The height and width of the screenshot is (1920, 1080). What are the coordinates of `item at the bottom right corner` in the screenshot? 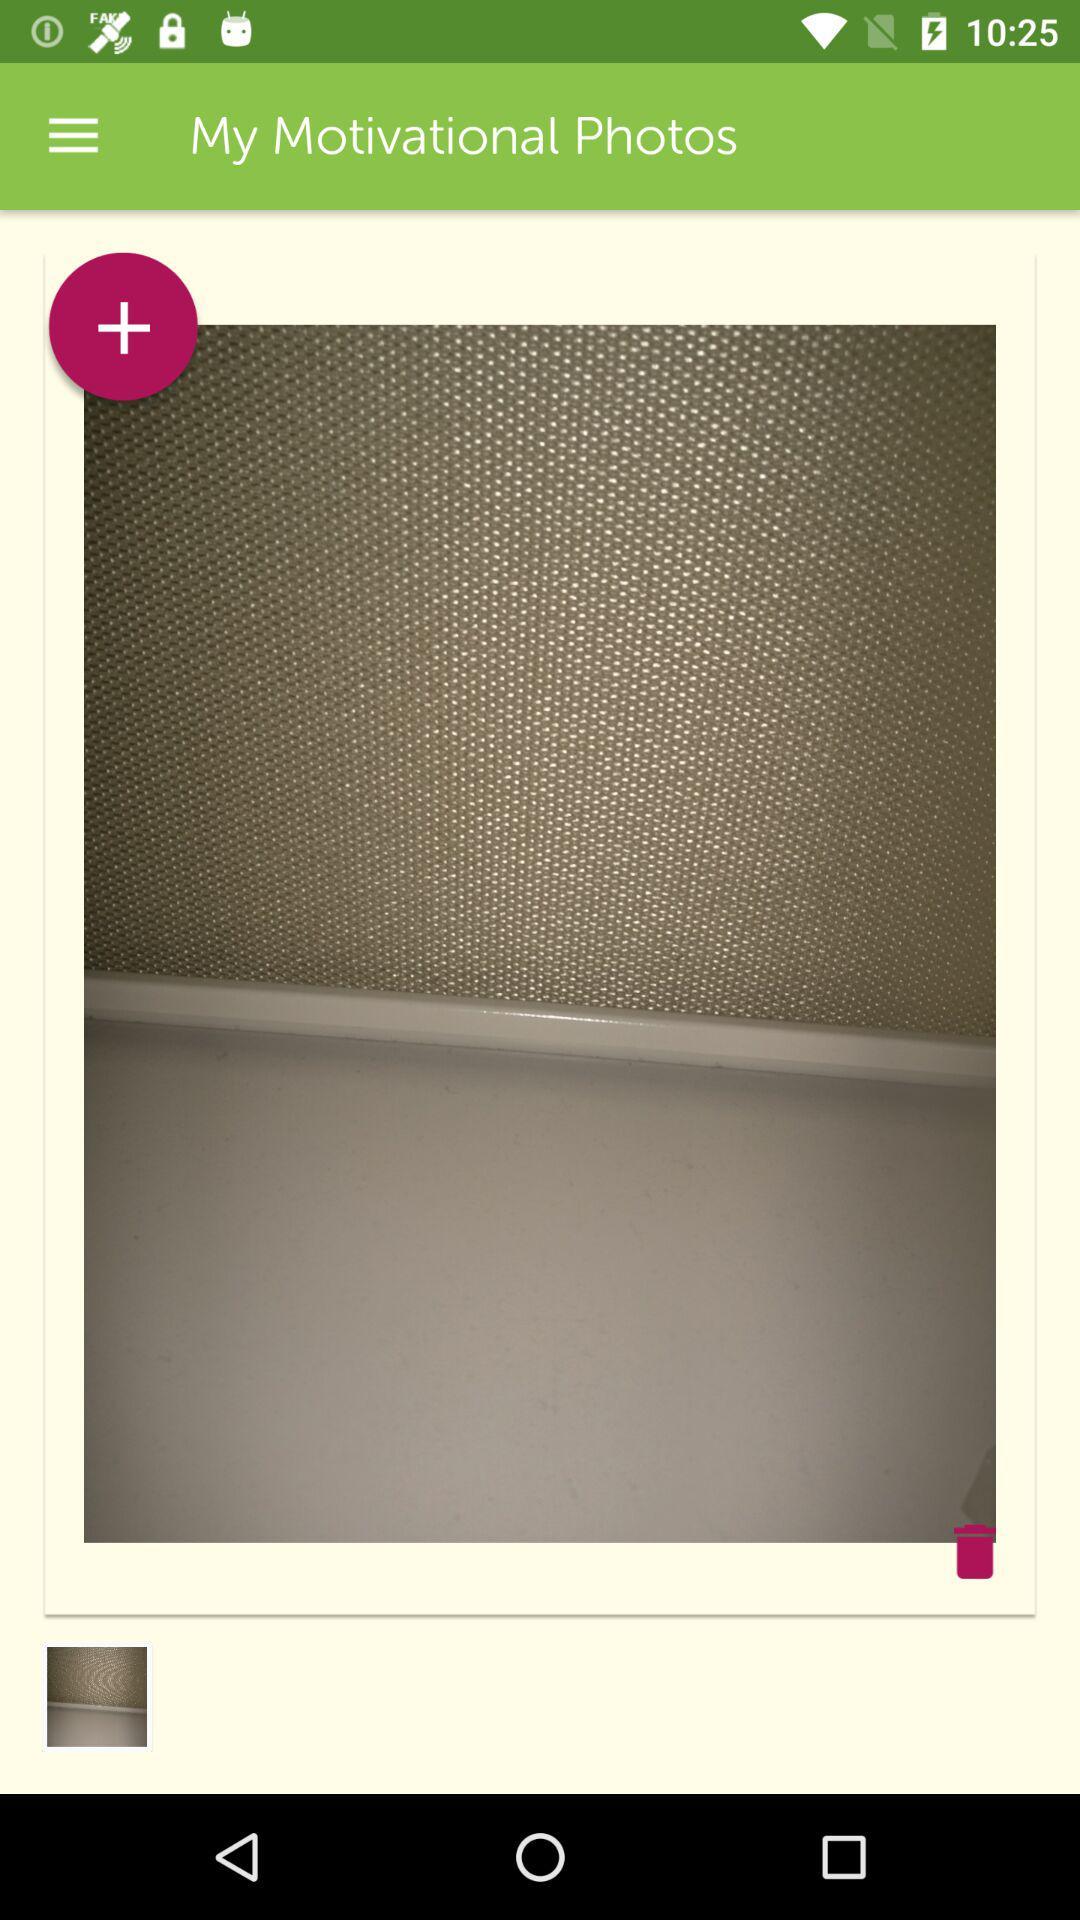 It's located at (974, 1550).